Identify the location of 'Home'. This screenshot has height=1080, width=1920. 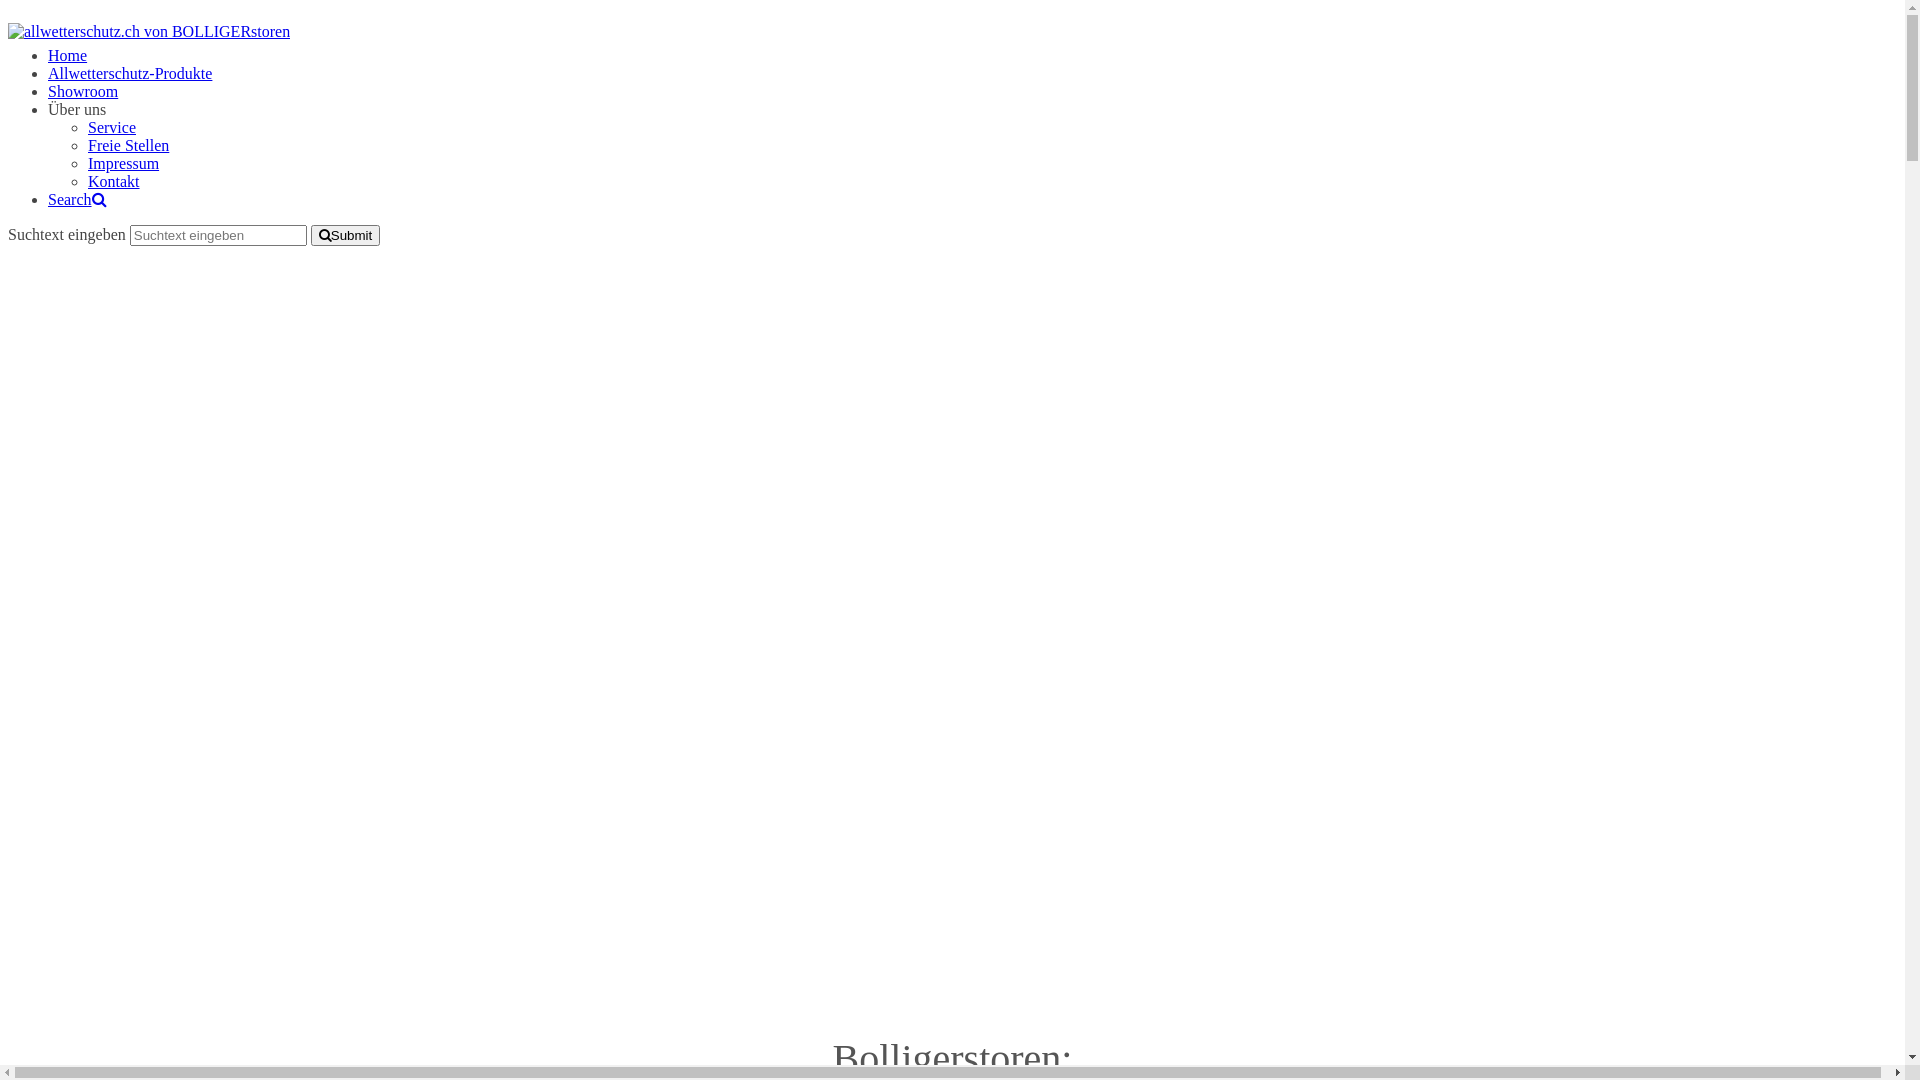
(48, 54).